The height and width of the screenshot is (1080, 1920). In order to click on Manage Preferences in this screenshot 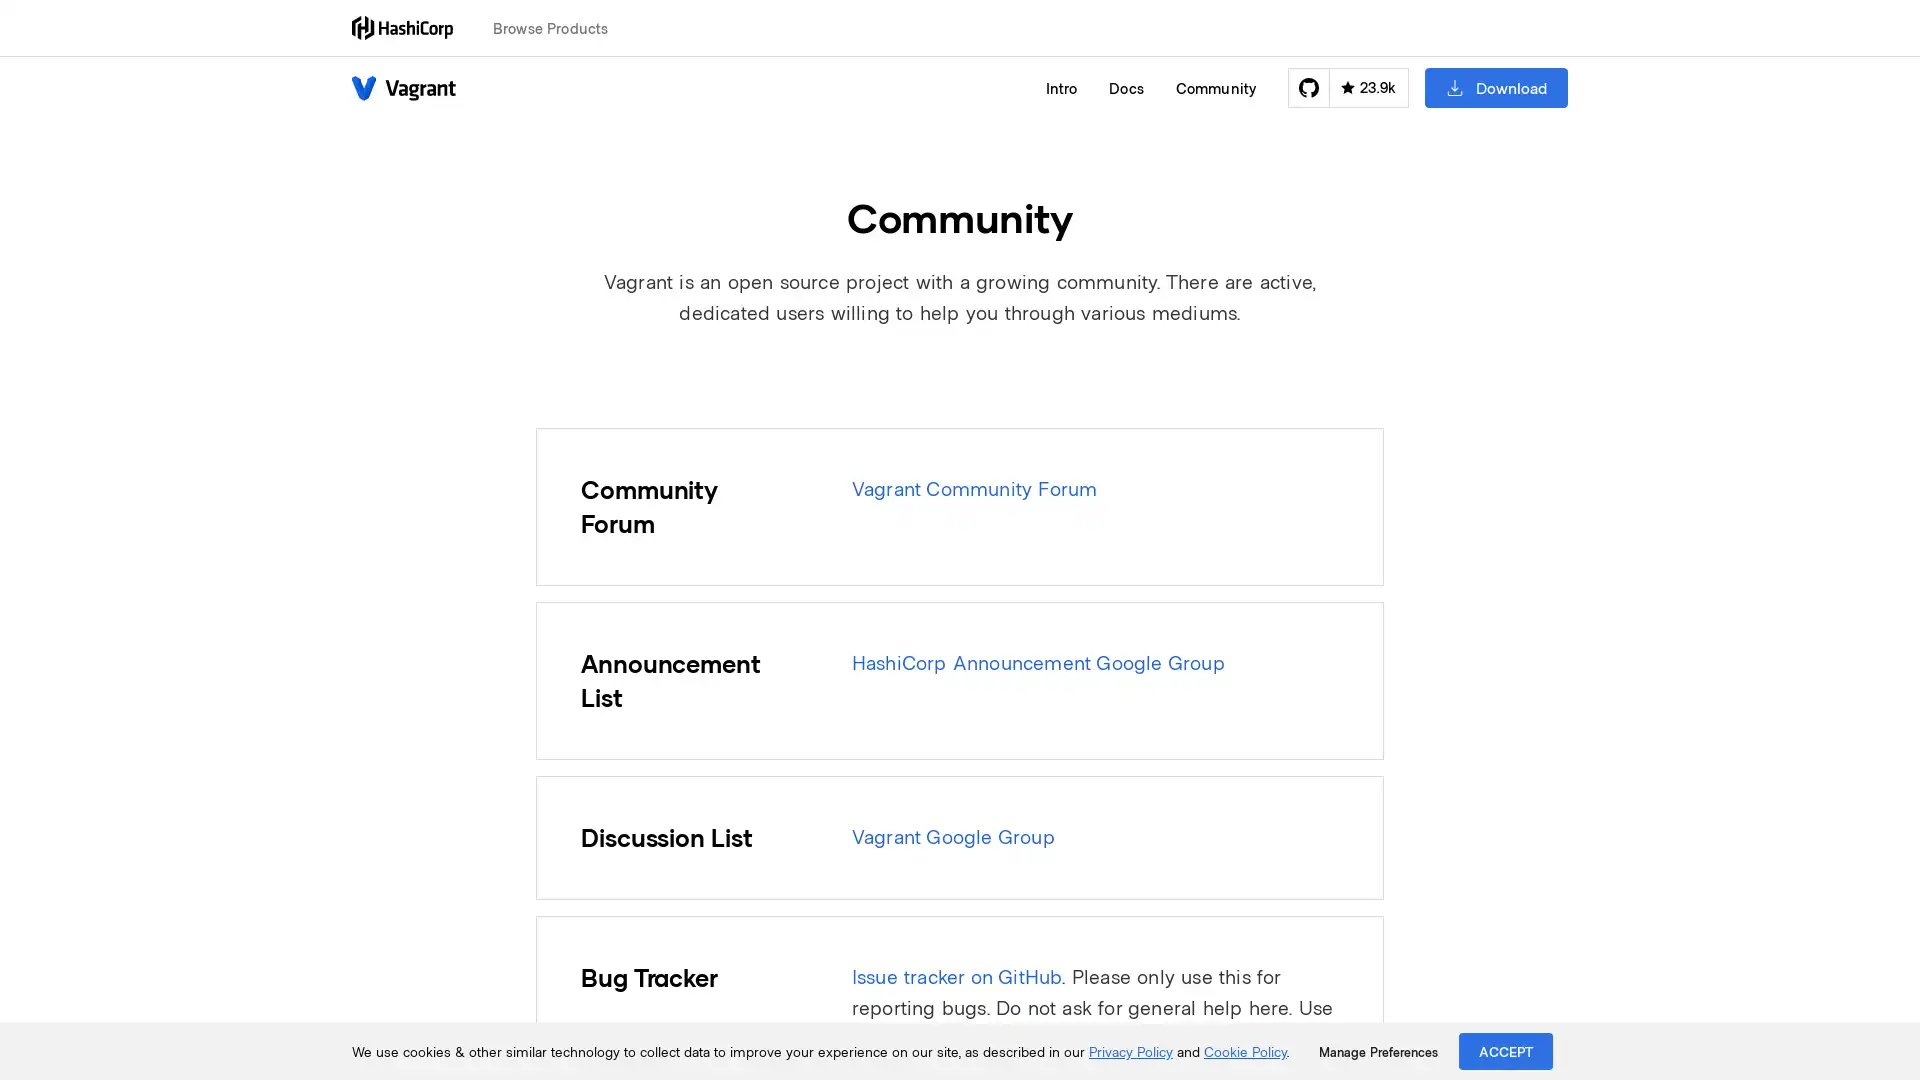, I will do `click(1377, 1051)`.